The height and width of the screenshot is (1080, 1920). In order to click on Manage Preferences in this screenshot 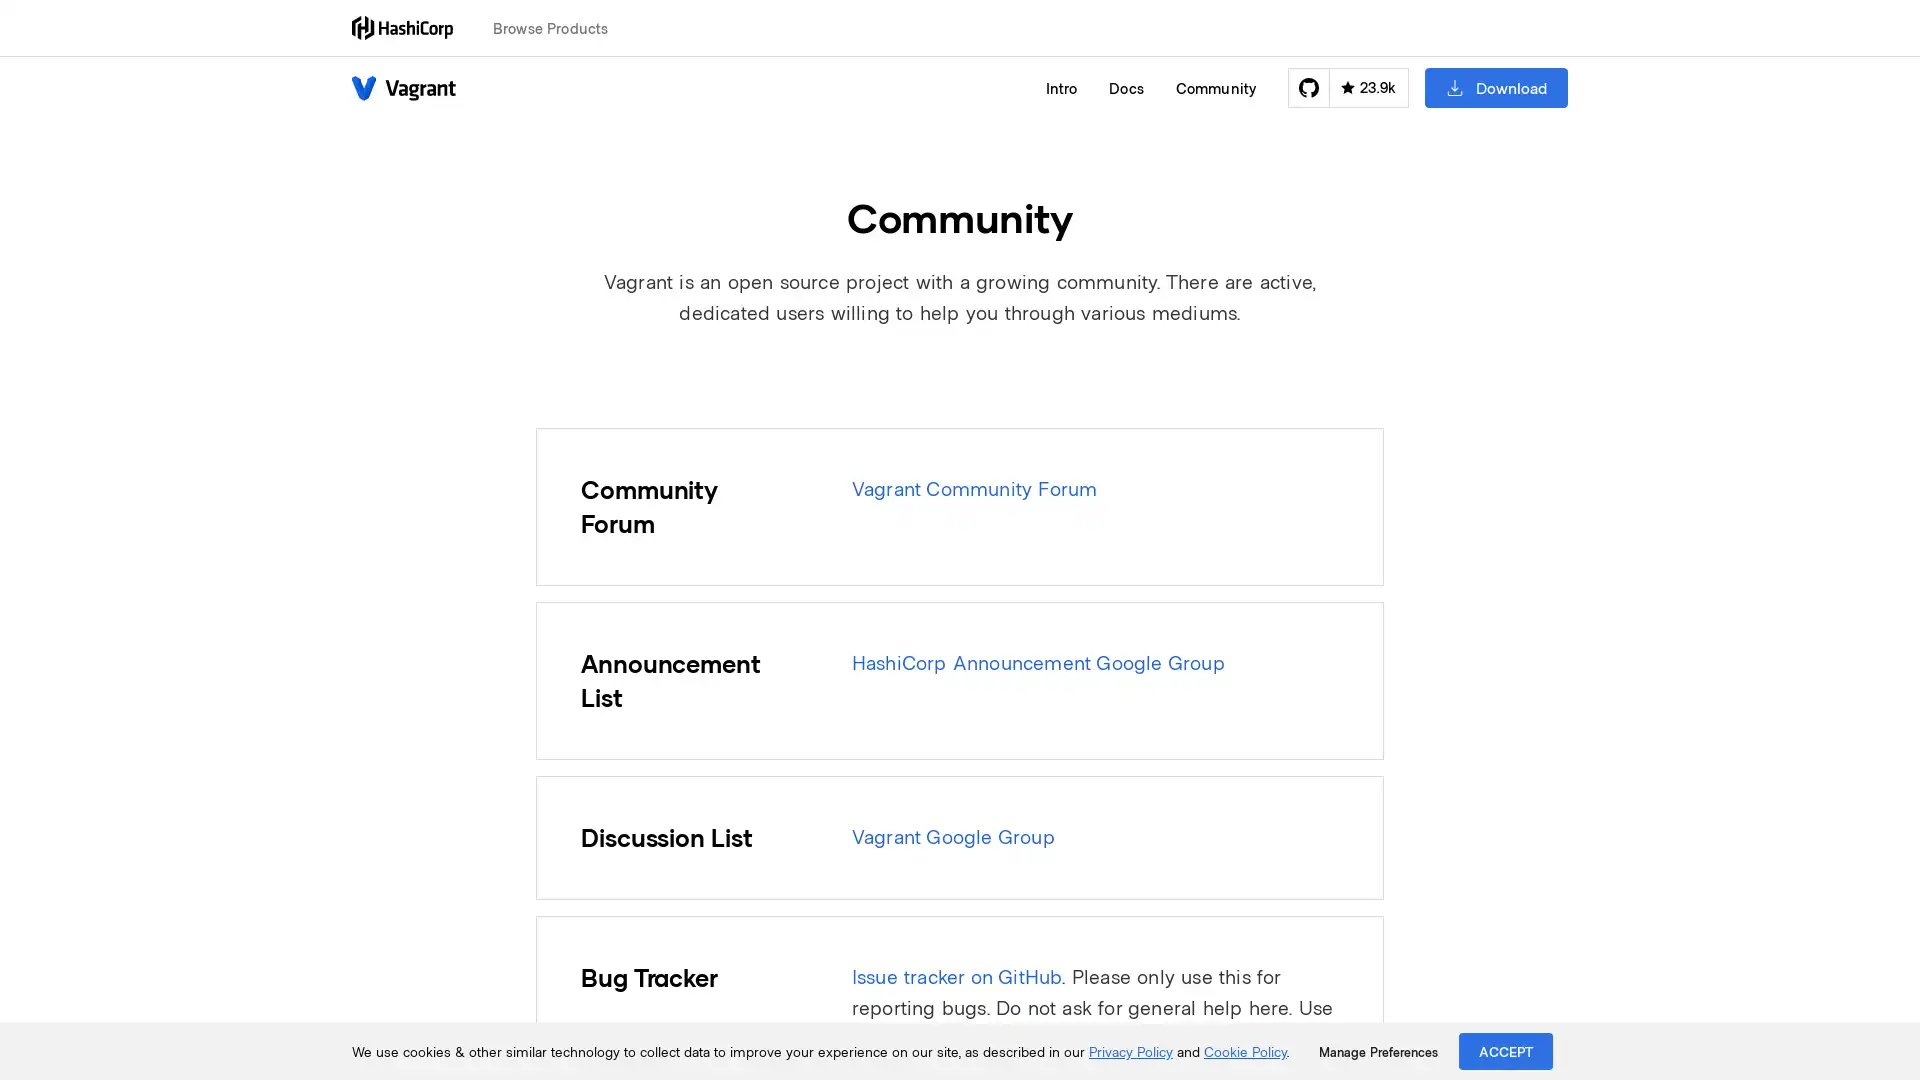, I will do `click(1377, 1051)`.